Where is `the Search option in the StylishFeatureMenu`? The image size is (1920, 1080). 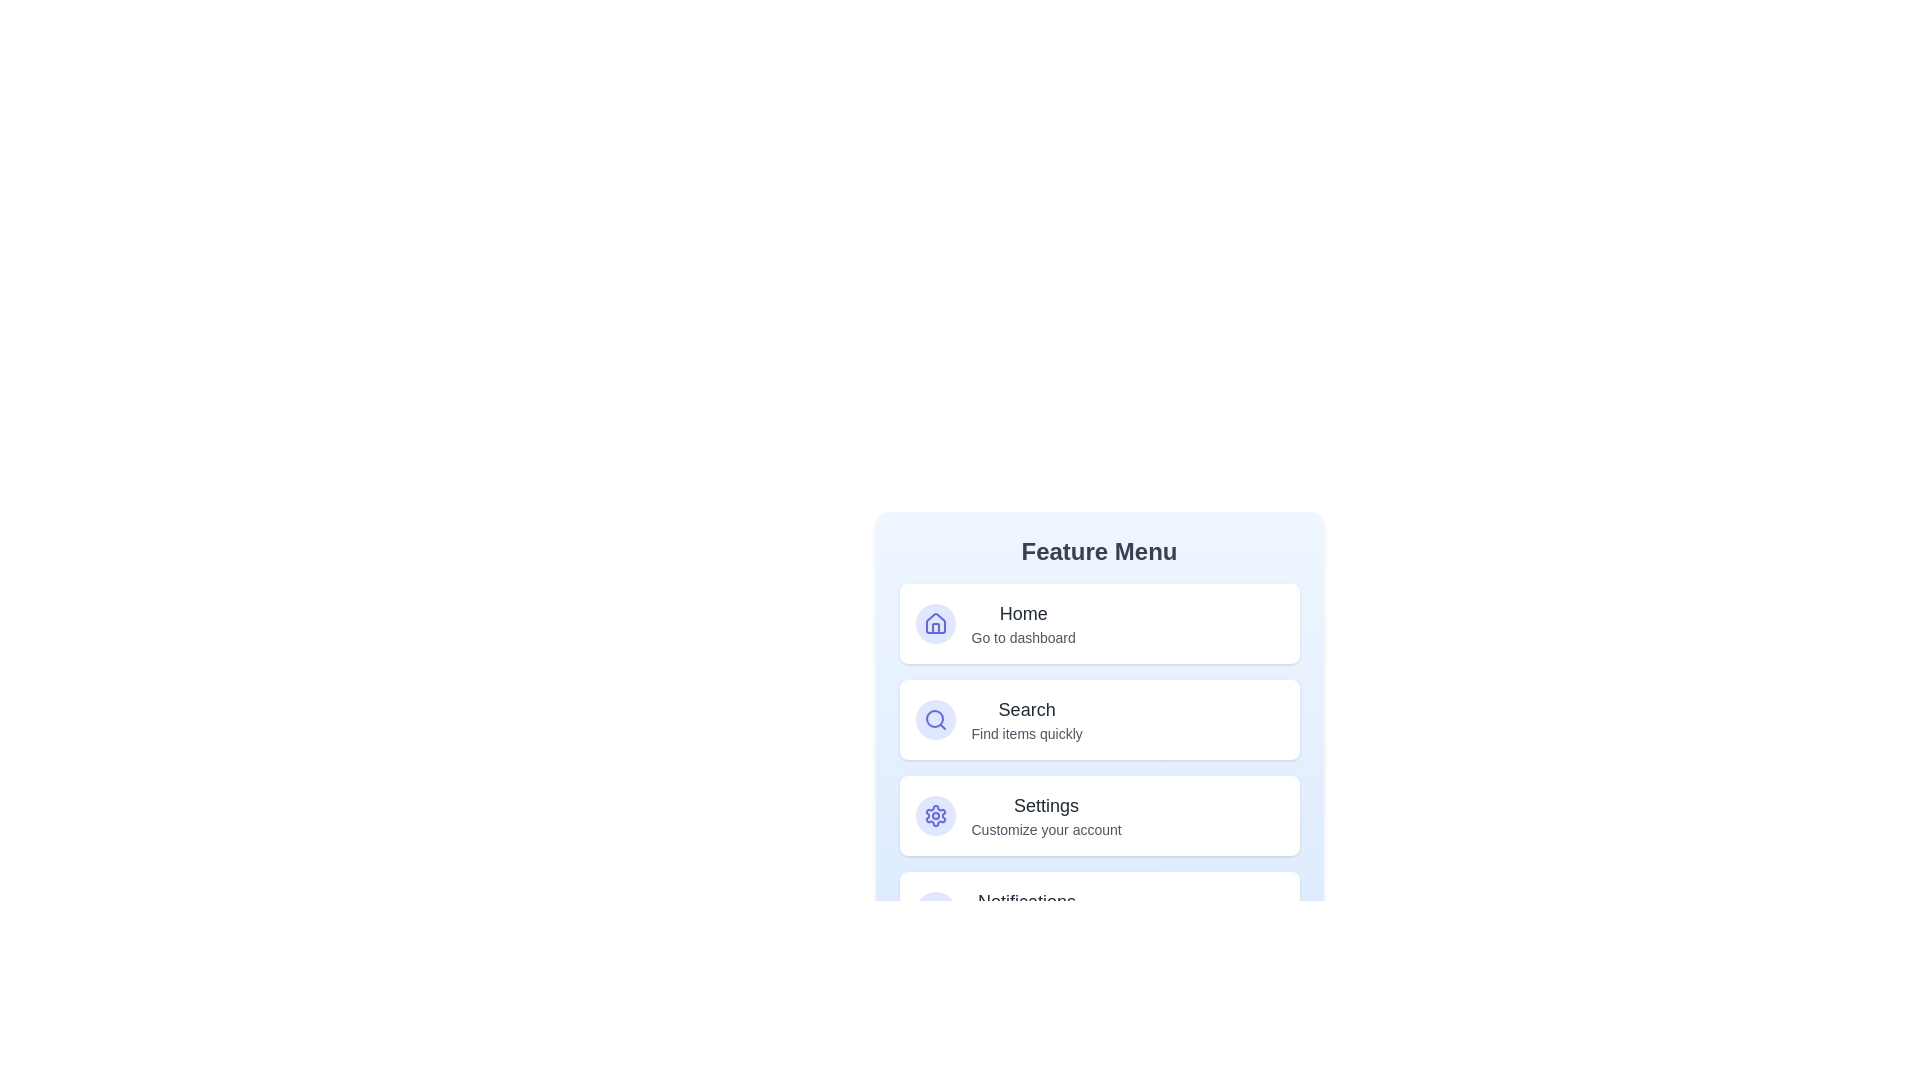
the Search option in the StylishFeatureMenu is located at coordinates (1098, 720).